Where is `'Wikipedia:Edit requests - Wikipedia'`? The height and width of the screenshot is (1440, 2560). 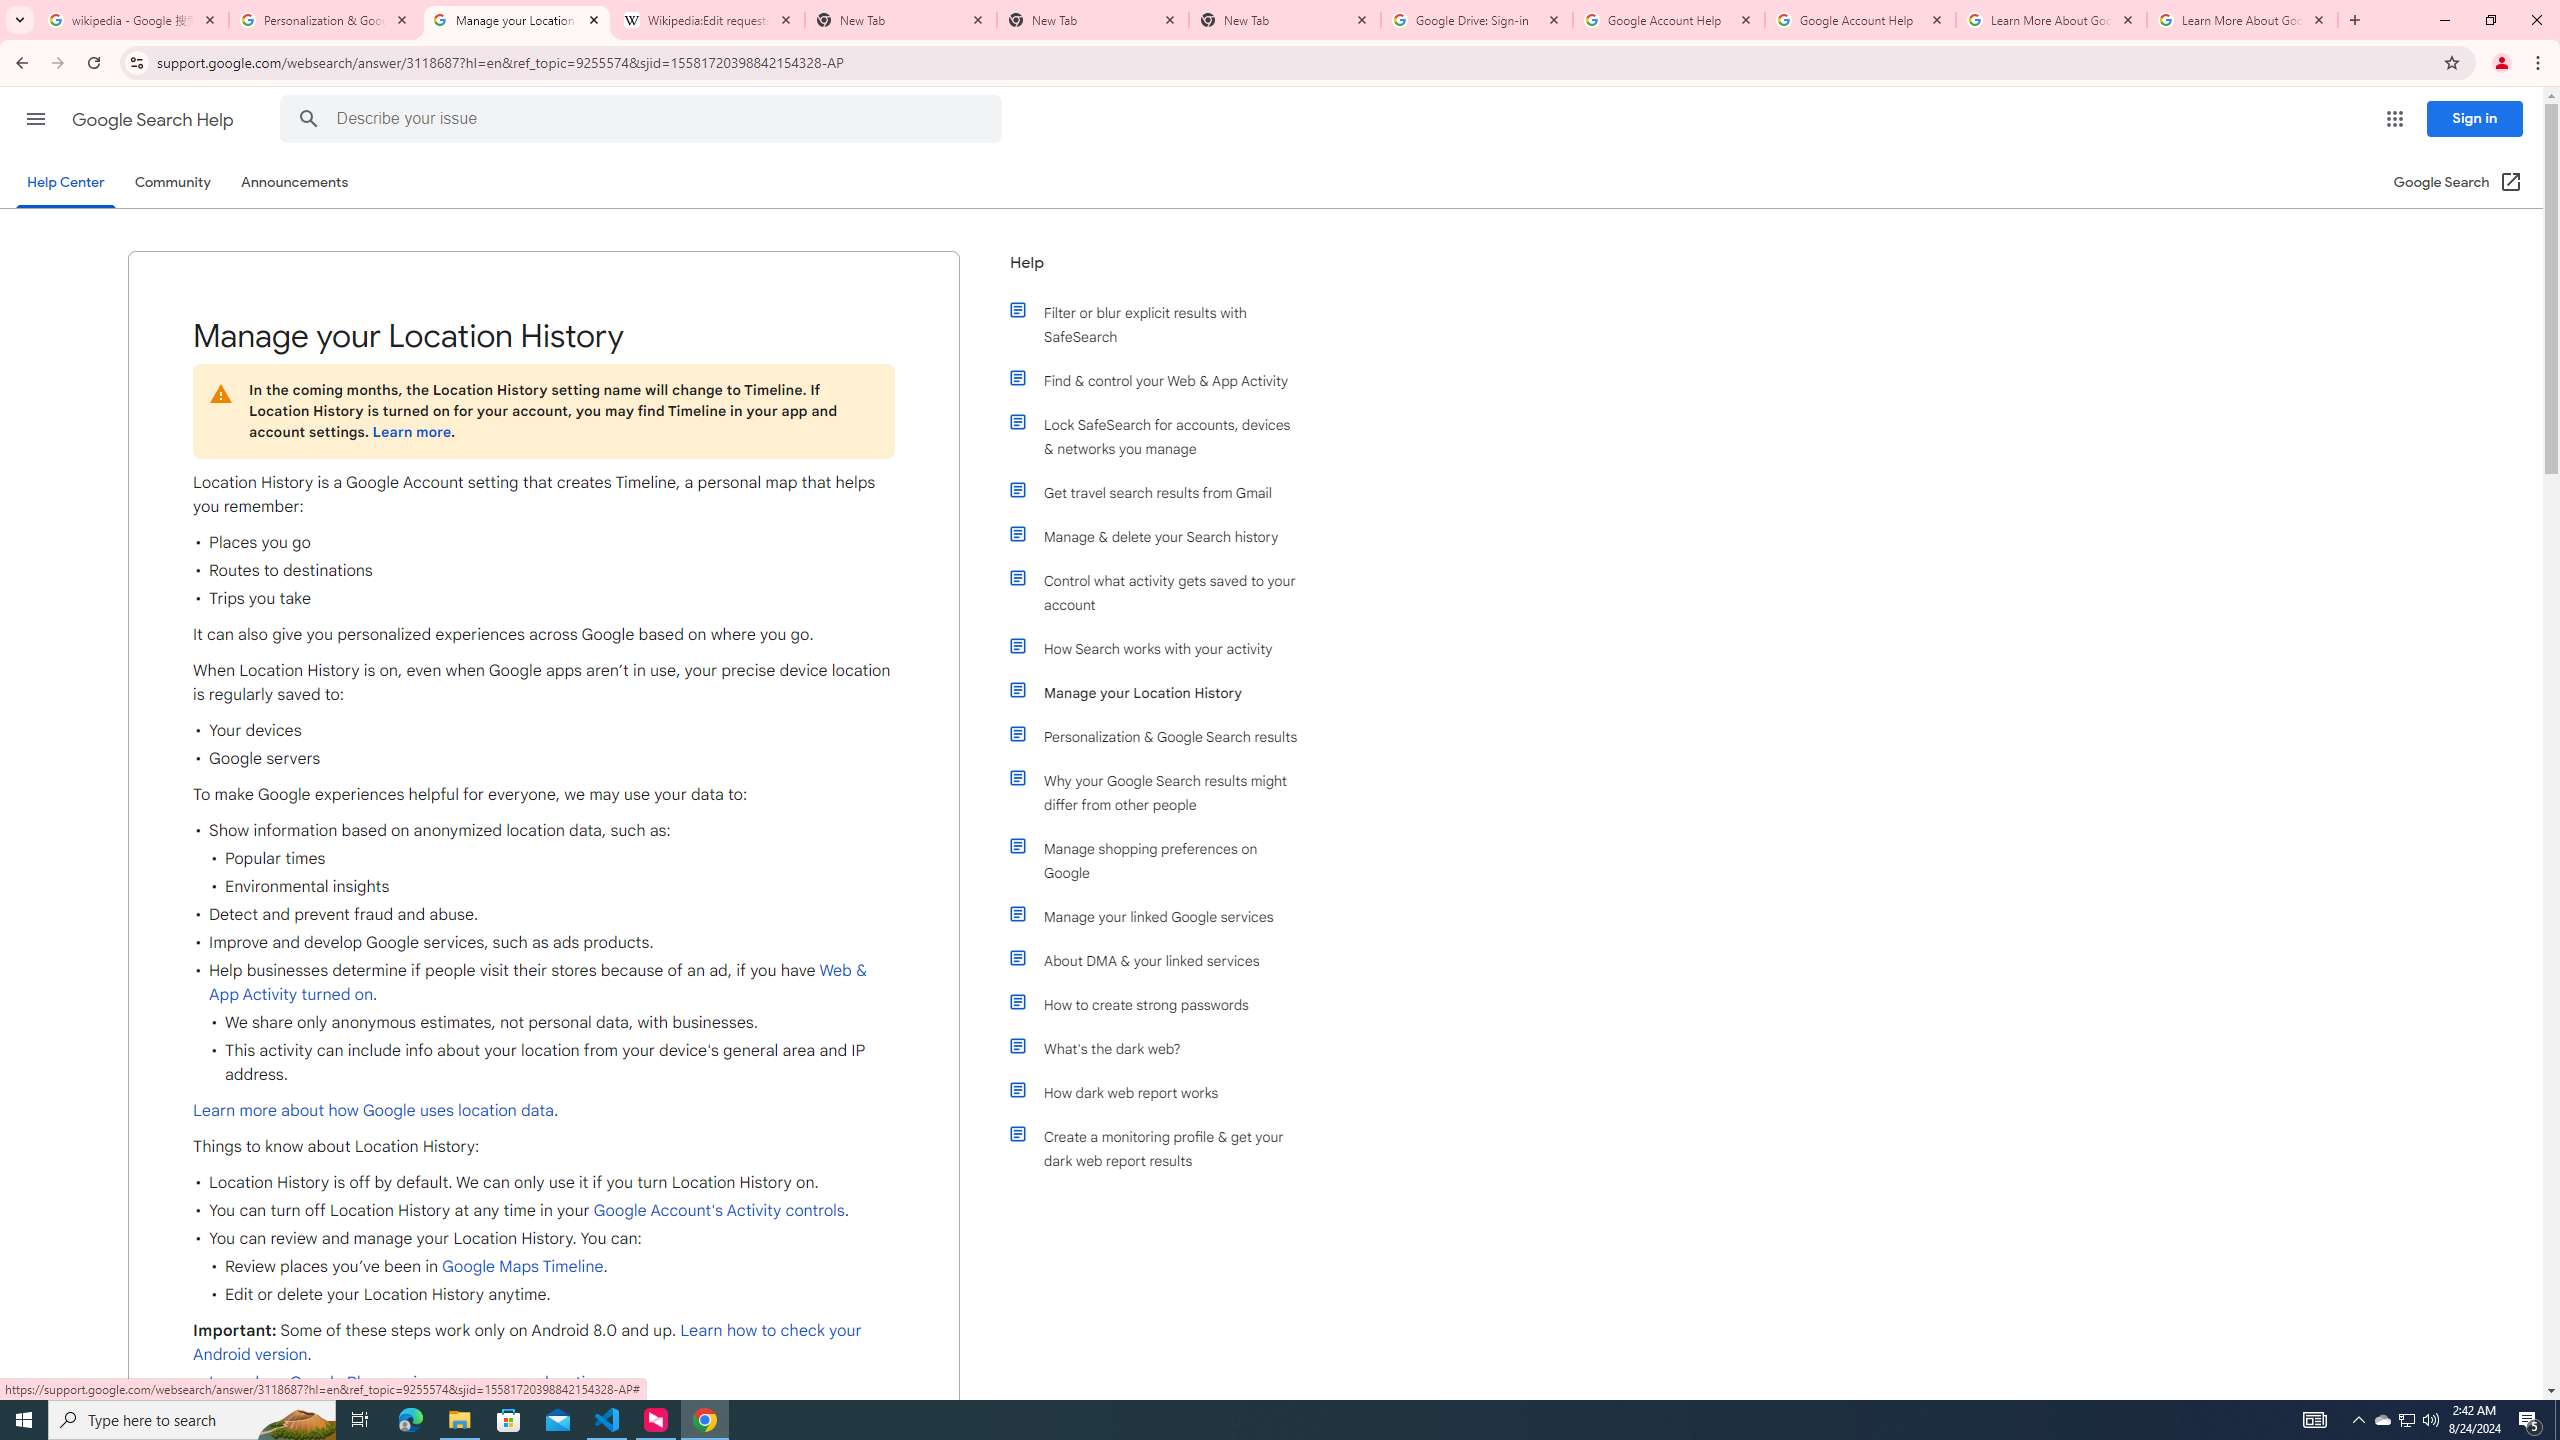 'Wikipedia:Edit requests - Wikipedia' is located at coordinates (709, 19).